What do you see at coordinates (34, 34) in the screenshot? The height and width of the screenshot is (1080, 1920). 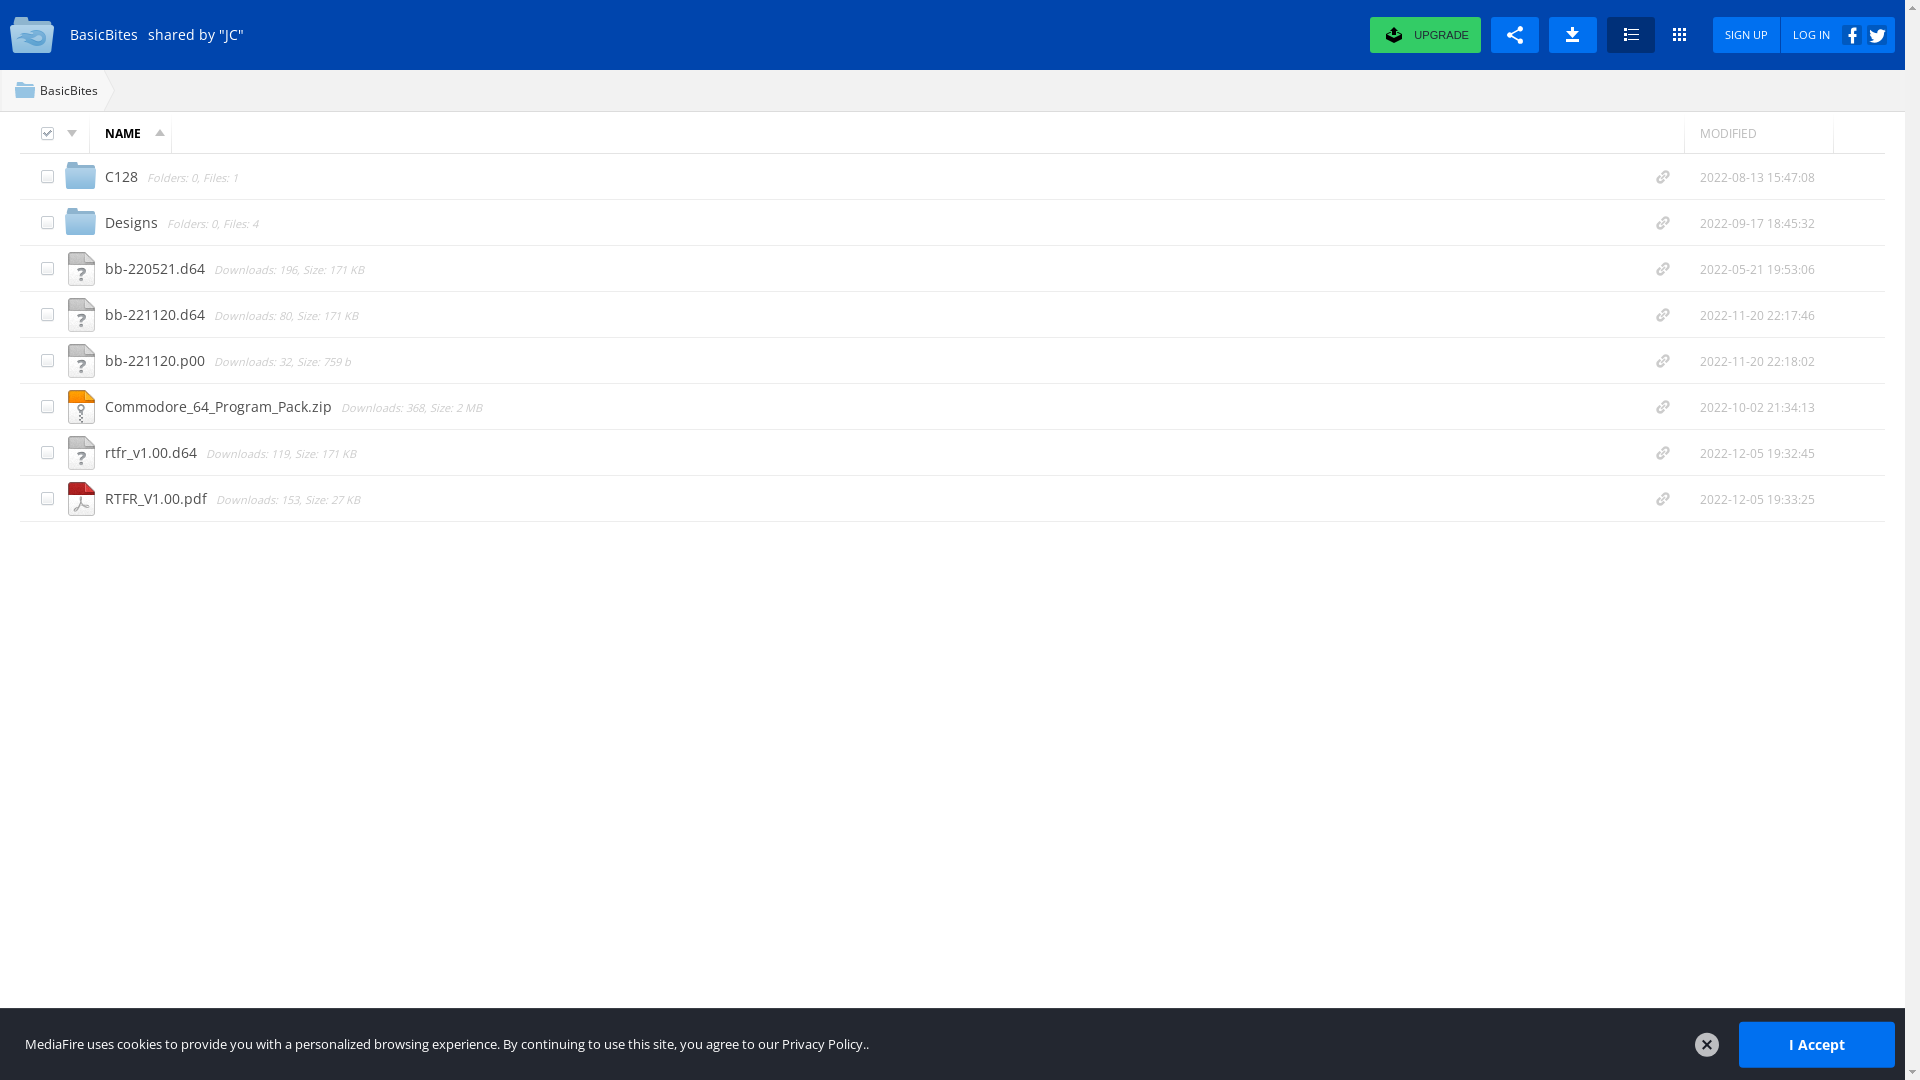 I see `'MediaFire'` at bounding box center [34, 34].